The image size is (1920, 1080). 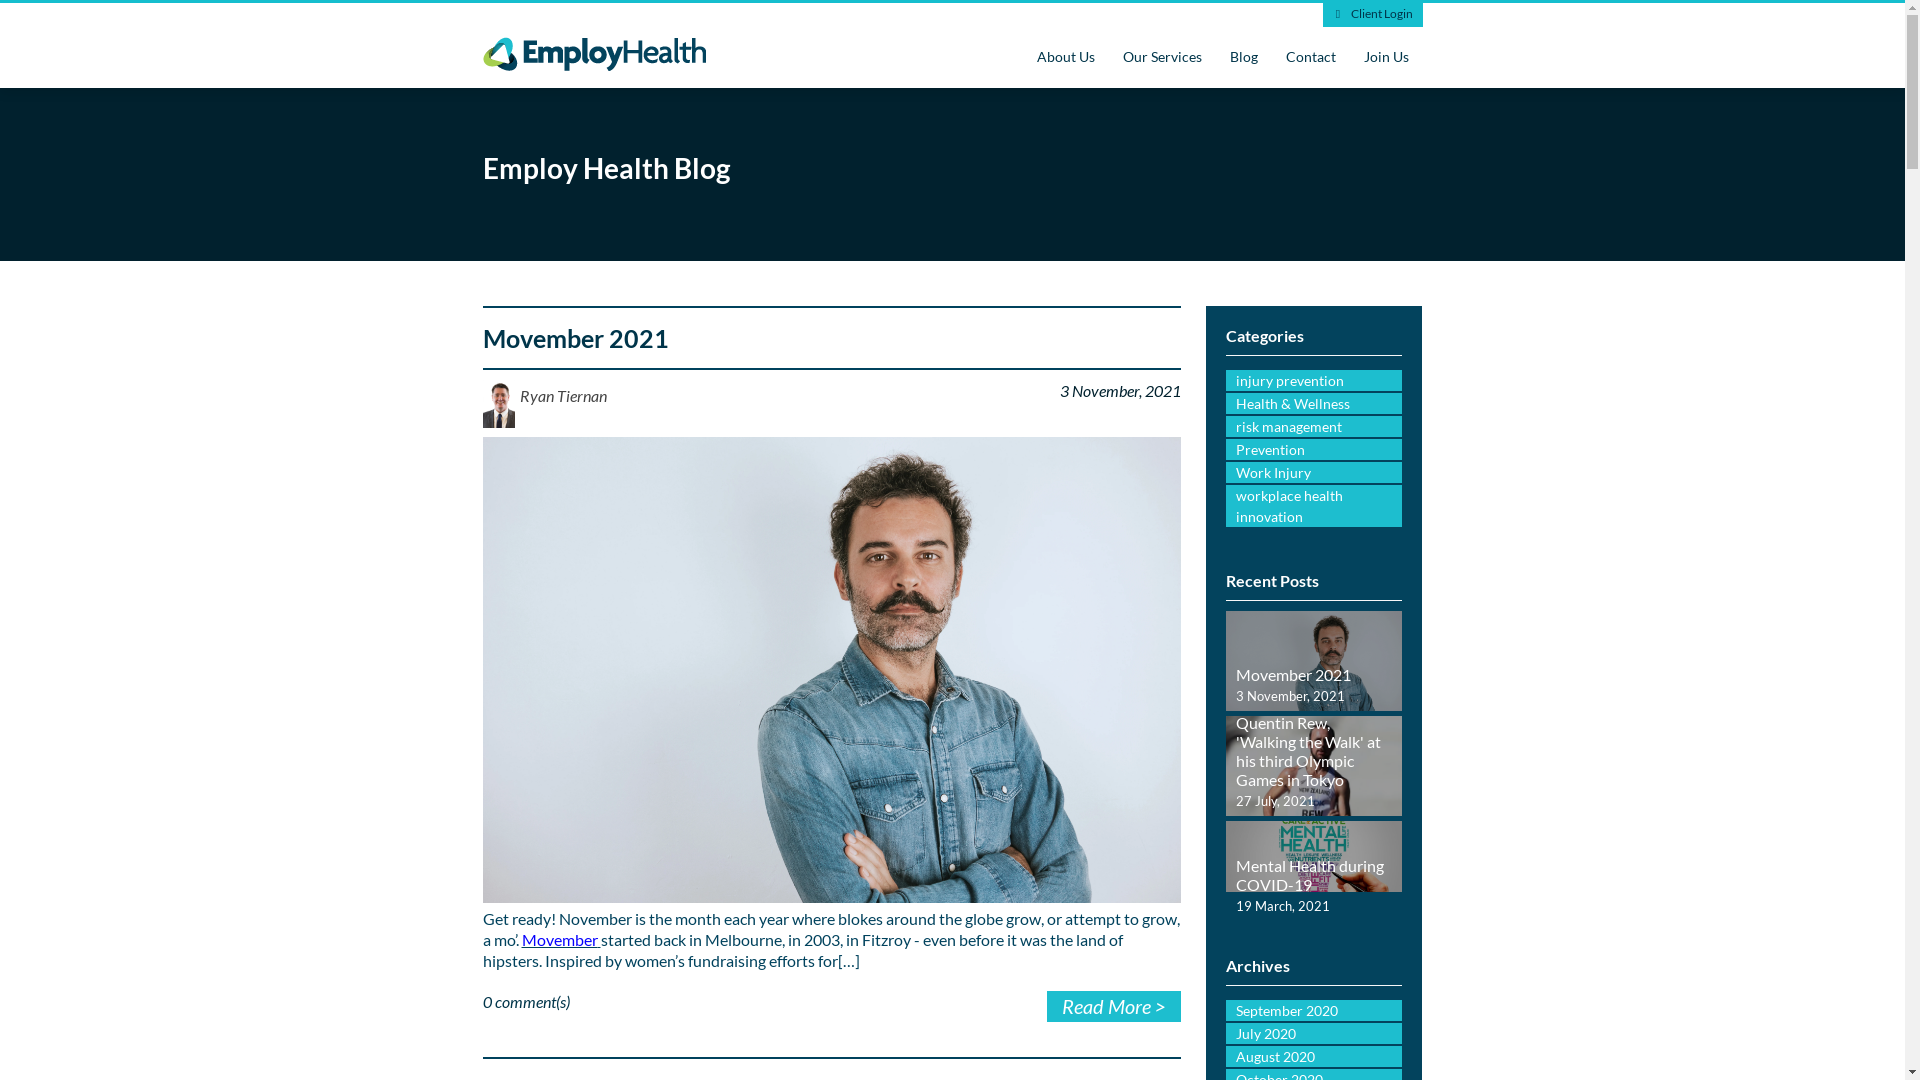 What do you see at coordinates (1242, 56) in the screenshot?
I see `'Blog'` at bounding box center [1242, 56].